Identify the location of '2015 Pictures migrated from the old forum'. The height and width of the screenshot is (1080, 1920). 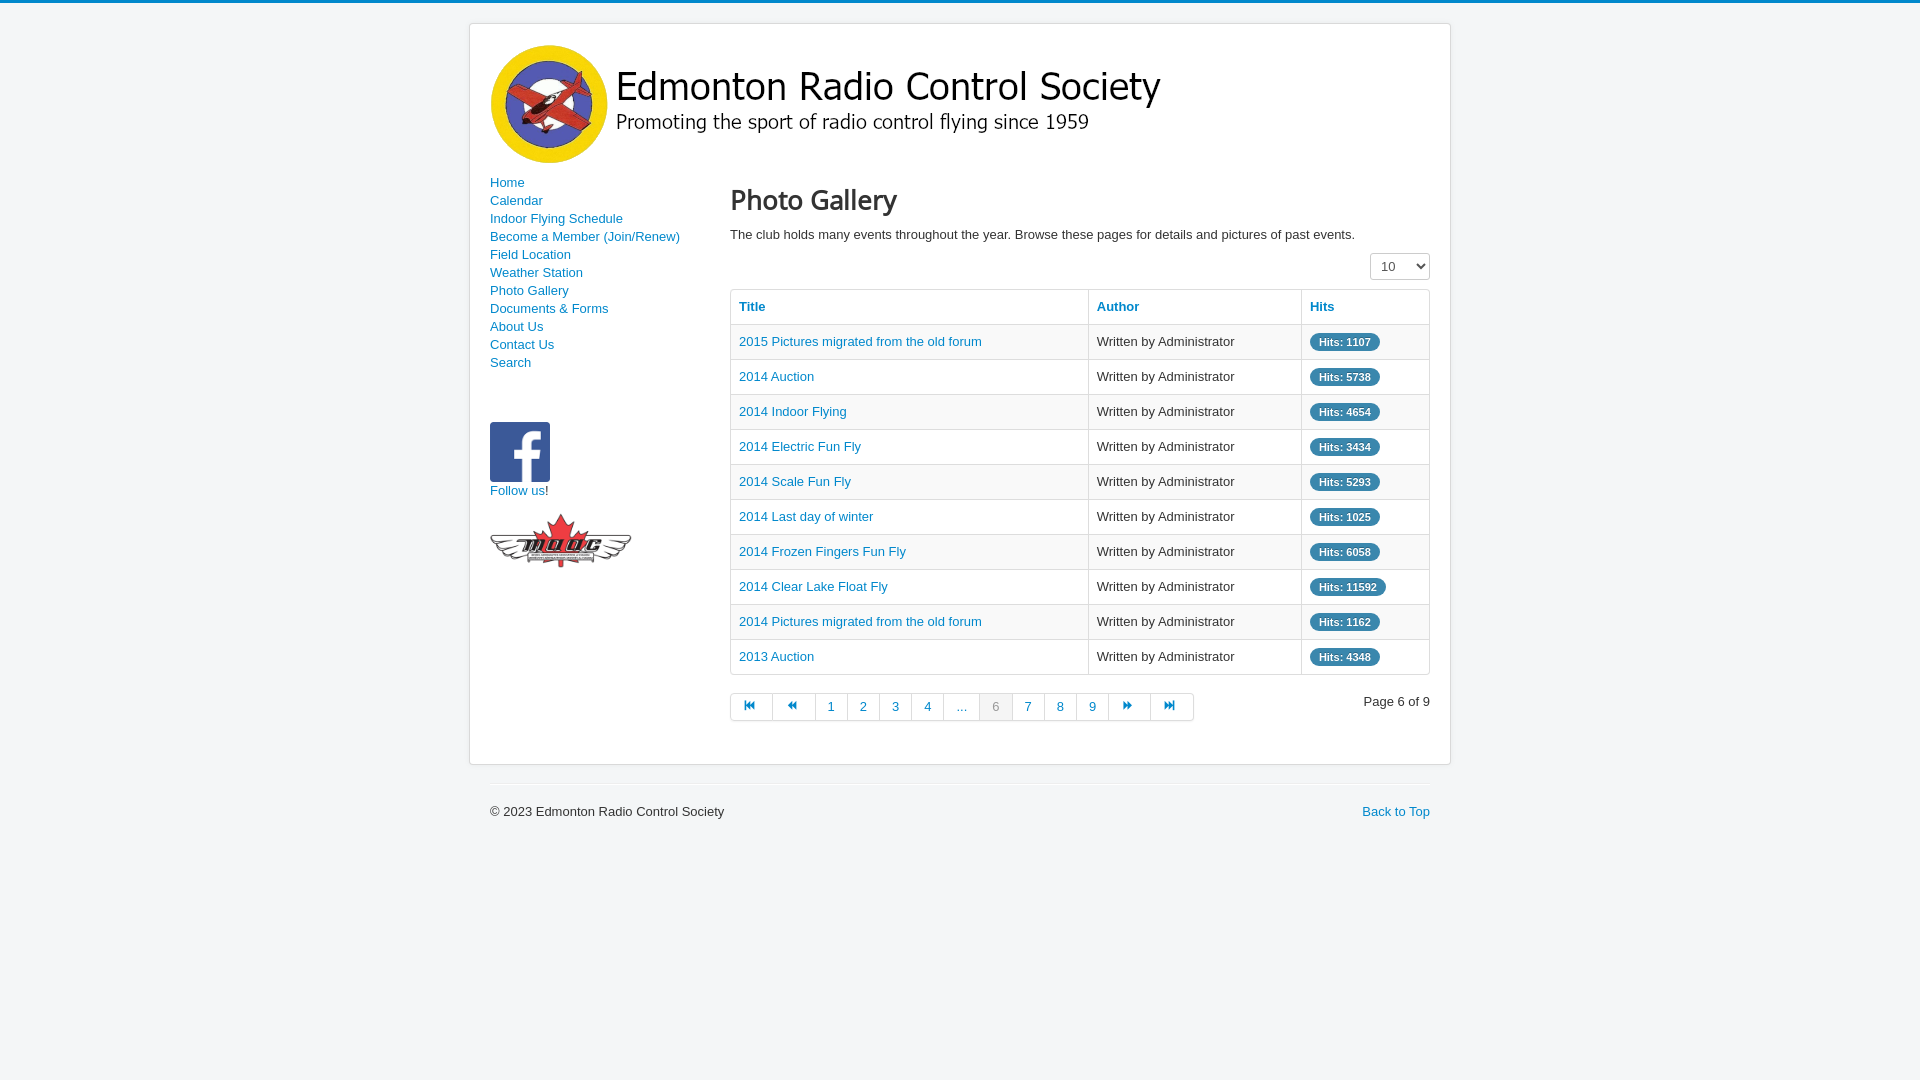
(860, 340).